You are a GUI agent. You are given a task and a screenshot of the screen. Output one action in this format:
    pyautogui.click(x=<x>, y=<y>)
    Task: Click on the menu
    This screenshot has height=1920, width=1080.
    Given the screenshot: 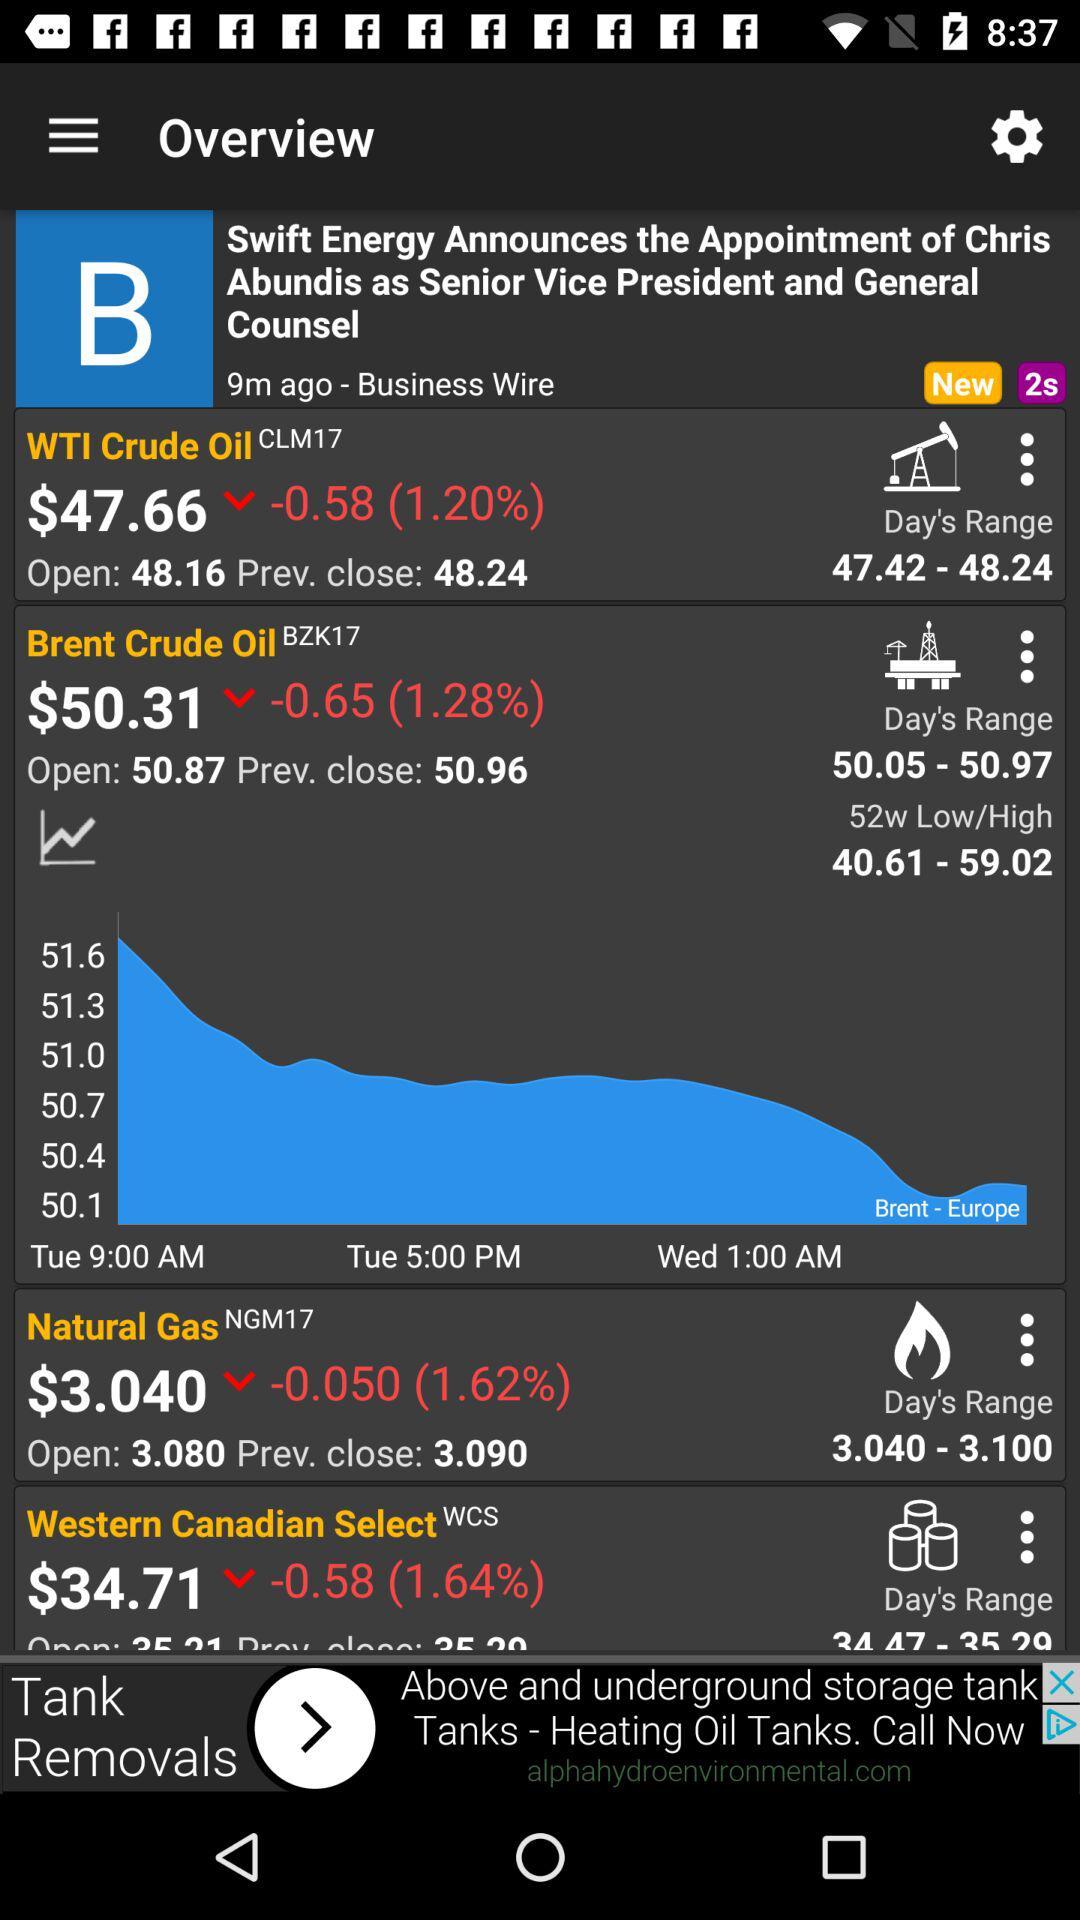 What is the action you would take?
    pyautogui.click(x=1027, y=1339)
    